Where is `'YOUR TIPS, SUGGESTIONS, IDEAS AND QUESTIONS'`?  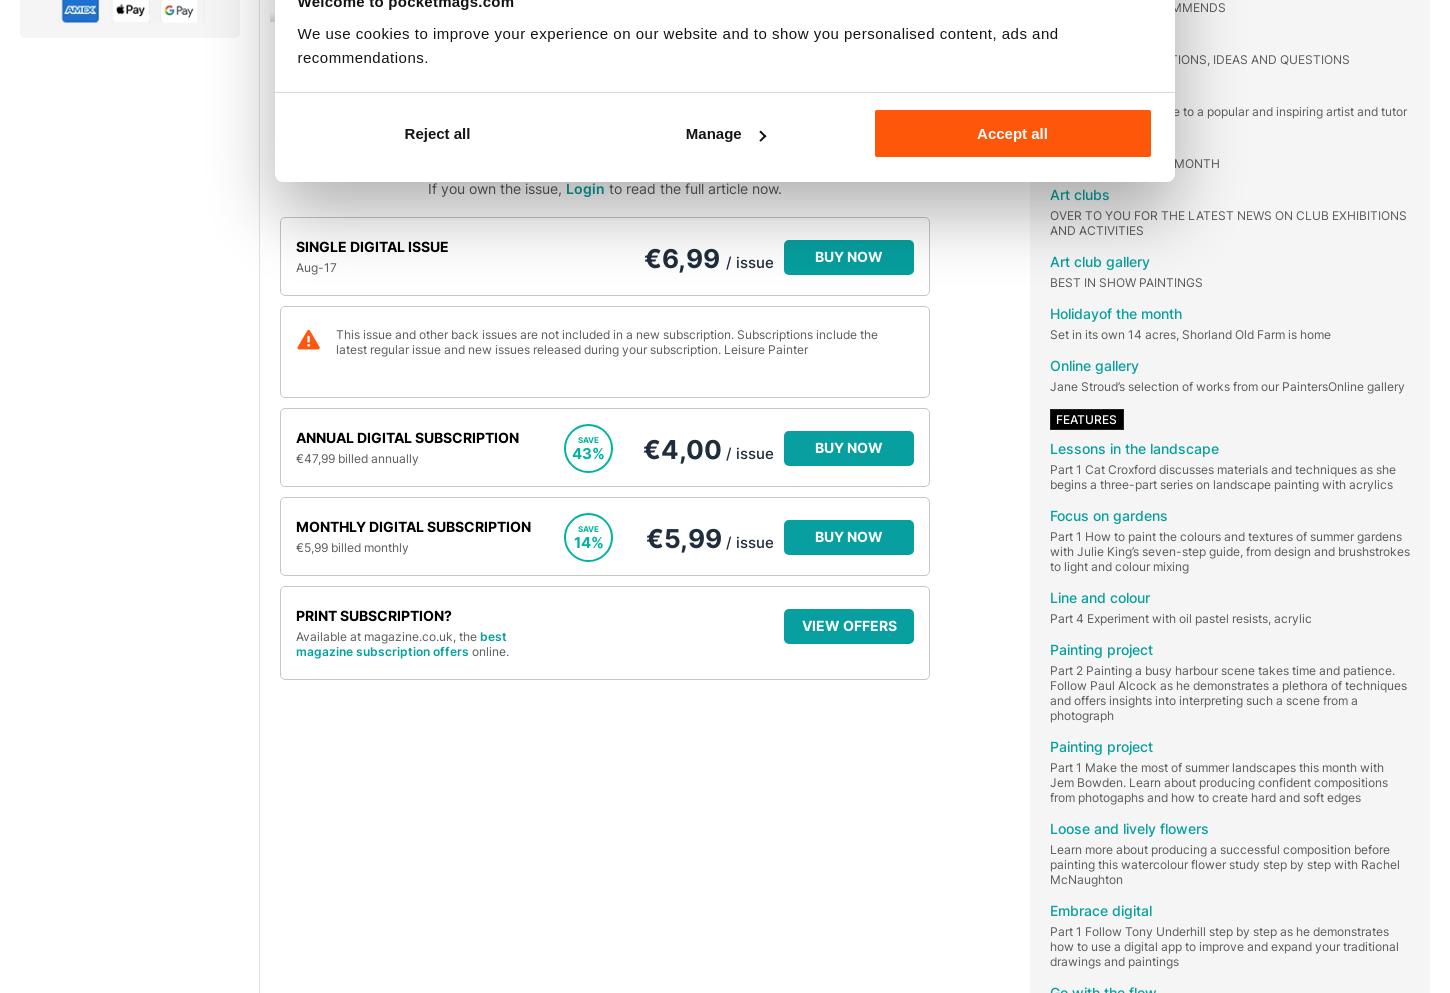 'YOUR TIPS, SUGGESTIONS, IDEAS AND QUESTIONS' is located at coordinates (1199, 59).